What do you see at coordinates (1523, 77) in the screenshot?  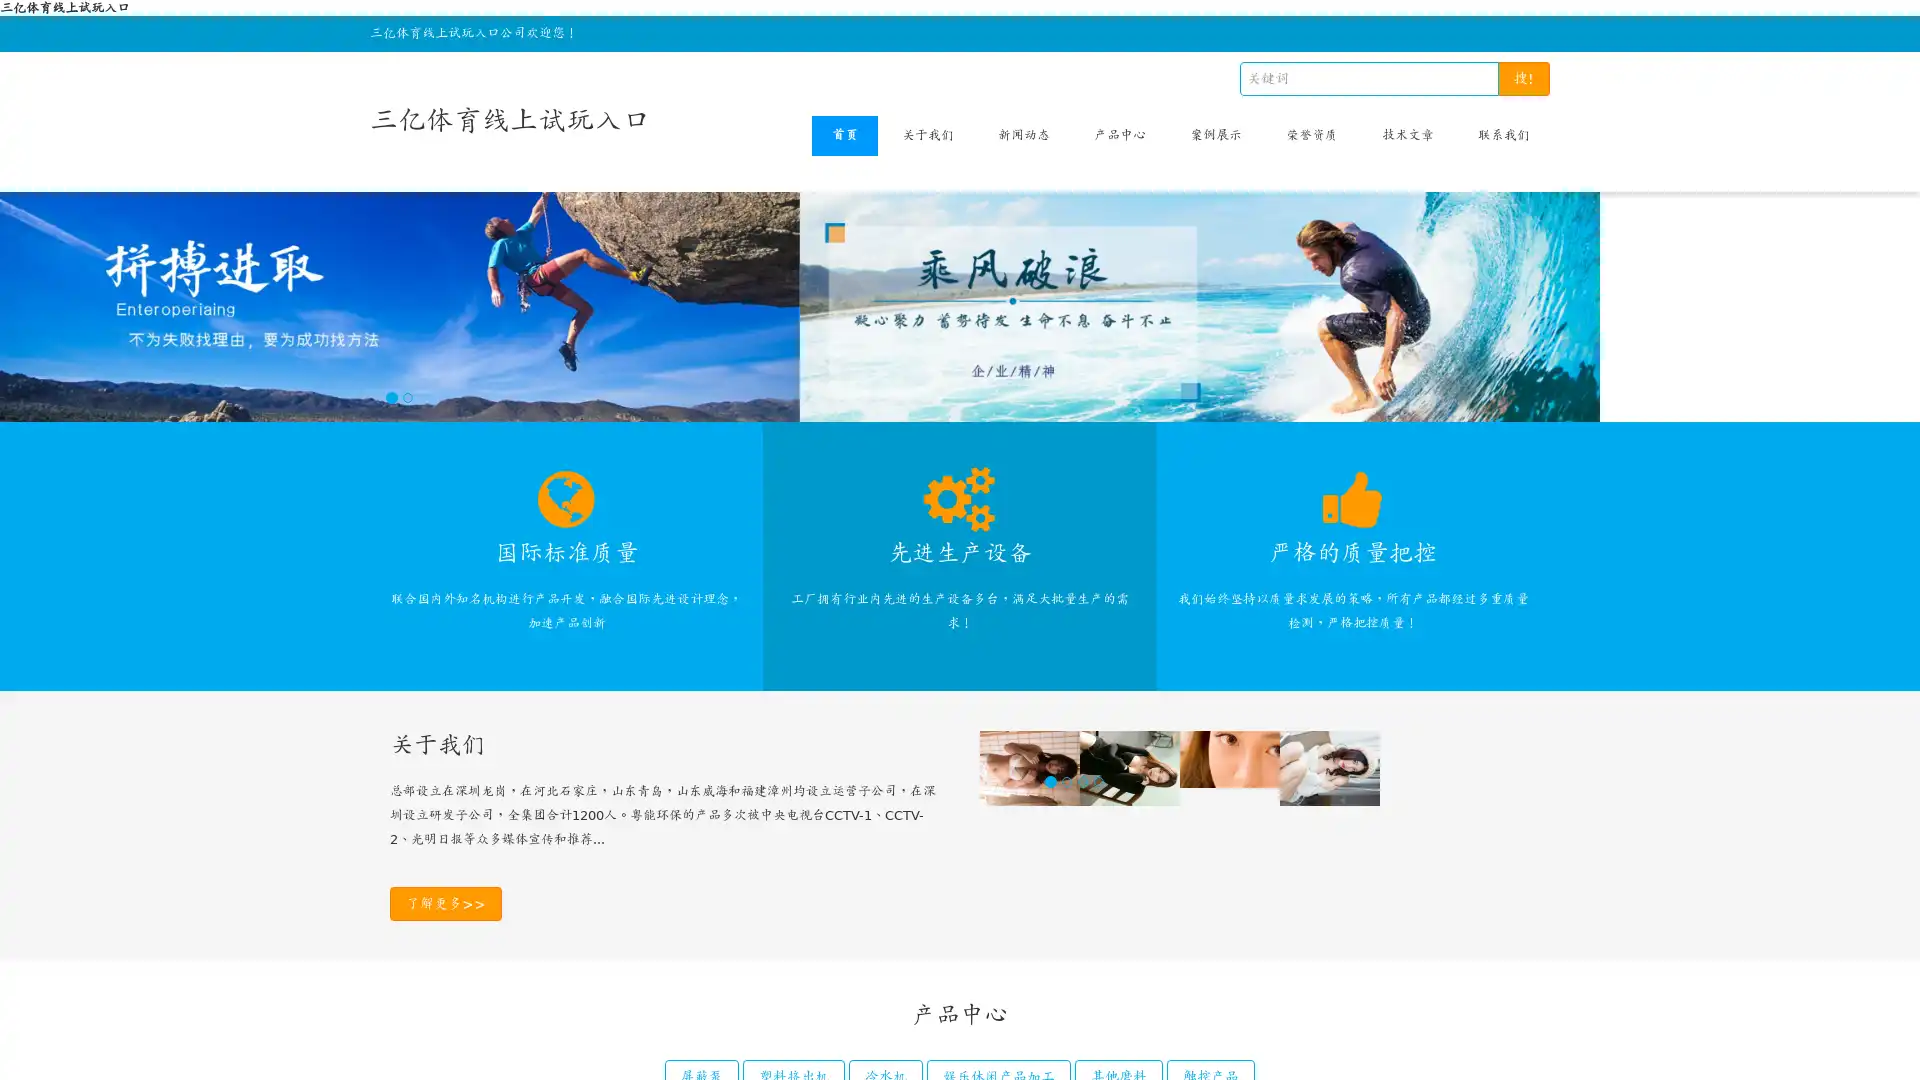 I see `!` at bounding box center [1523, 77].